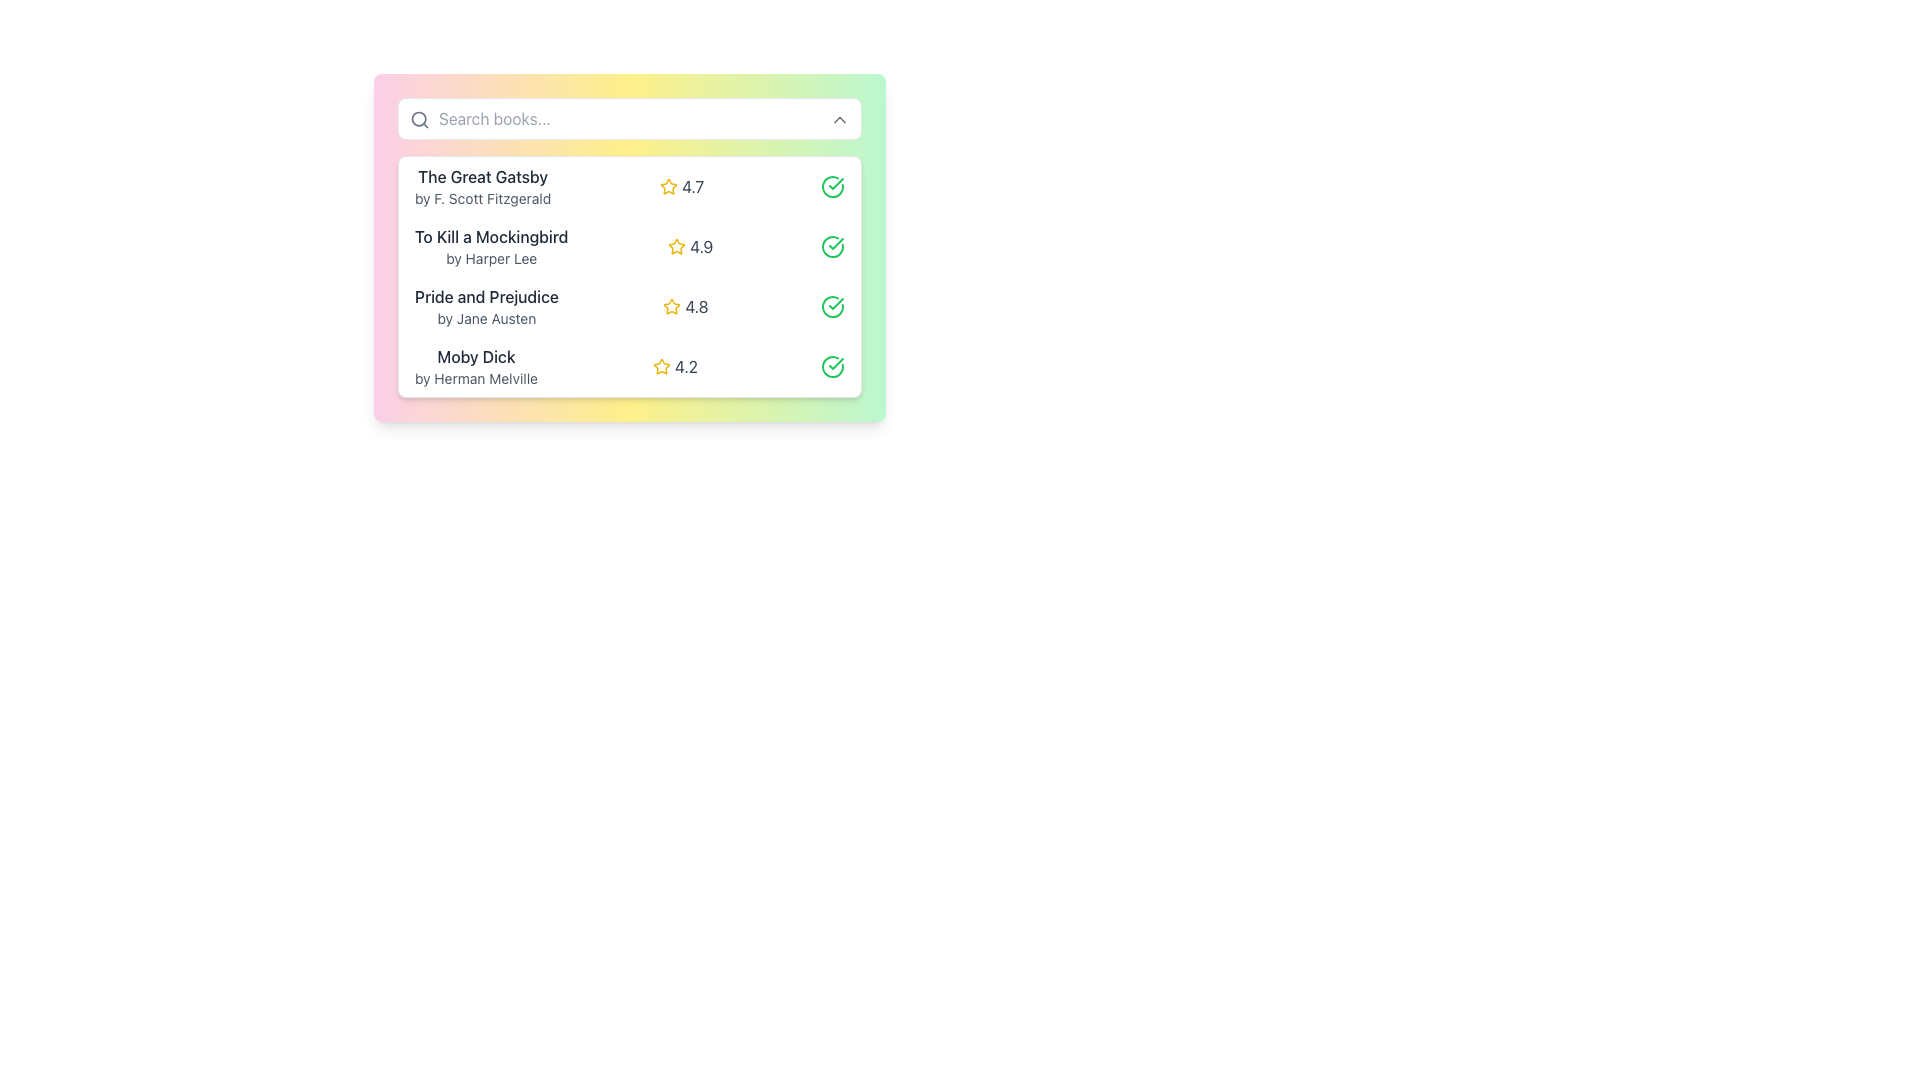 Image resolution: width=1920 pixels, height=1080 pixels. Describe the element at coordinates (491, 235) in the screenshot. I see `title text of the book located in the second entry of the vertical list, situated between 'The Great Gatsby' and 'Pride and Prejudice'` at that location.